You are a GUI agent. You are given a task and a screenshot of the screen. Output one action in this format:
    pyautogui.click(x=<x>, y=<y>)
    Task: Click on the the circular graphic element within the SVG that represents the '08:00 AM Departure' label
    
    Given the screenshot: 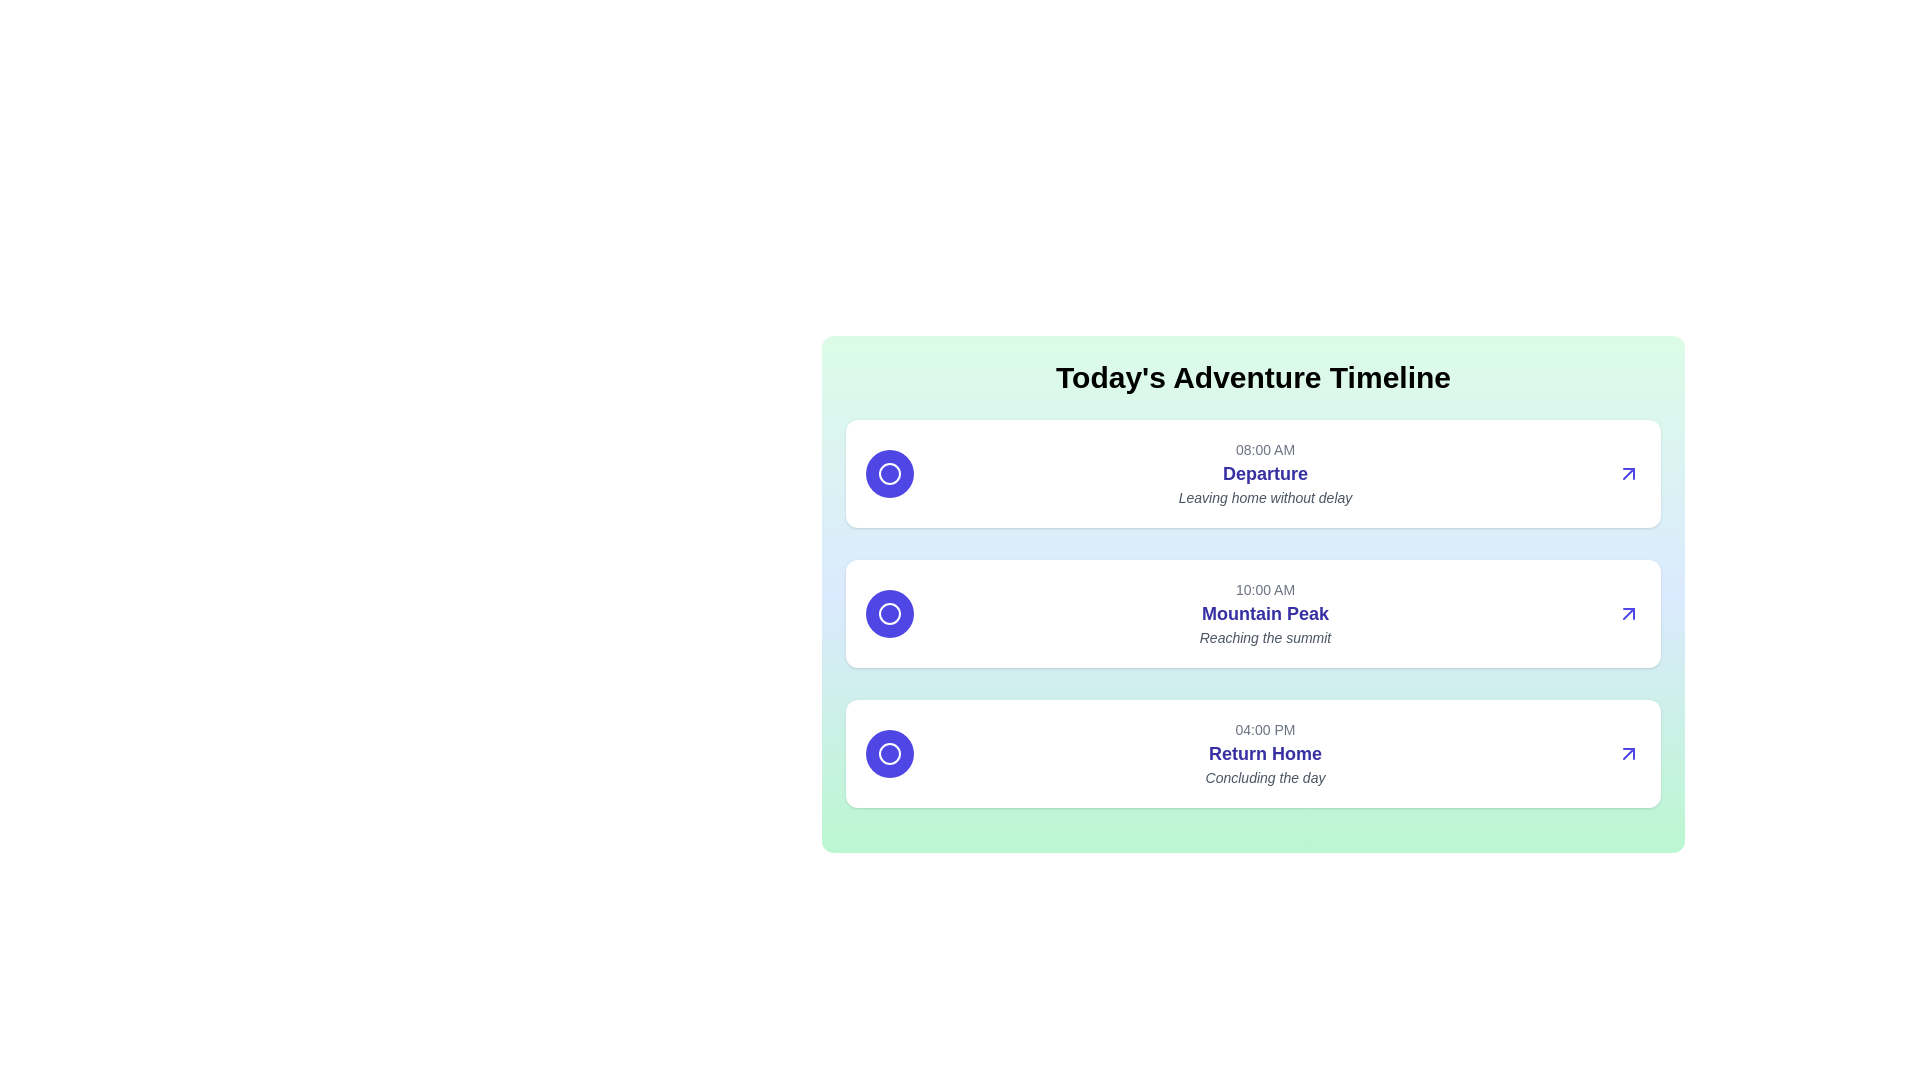 What is the action you would take?
    pyautogui.click(x=888, y=474)
    